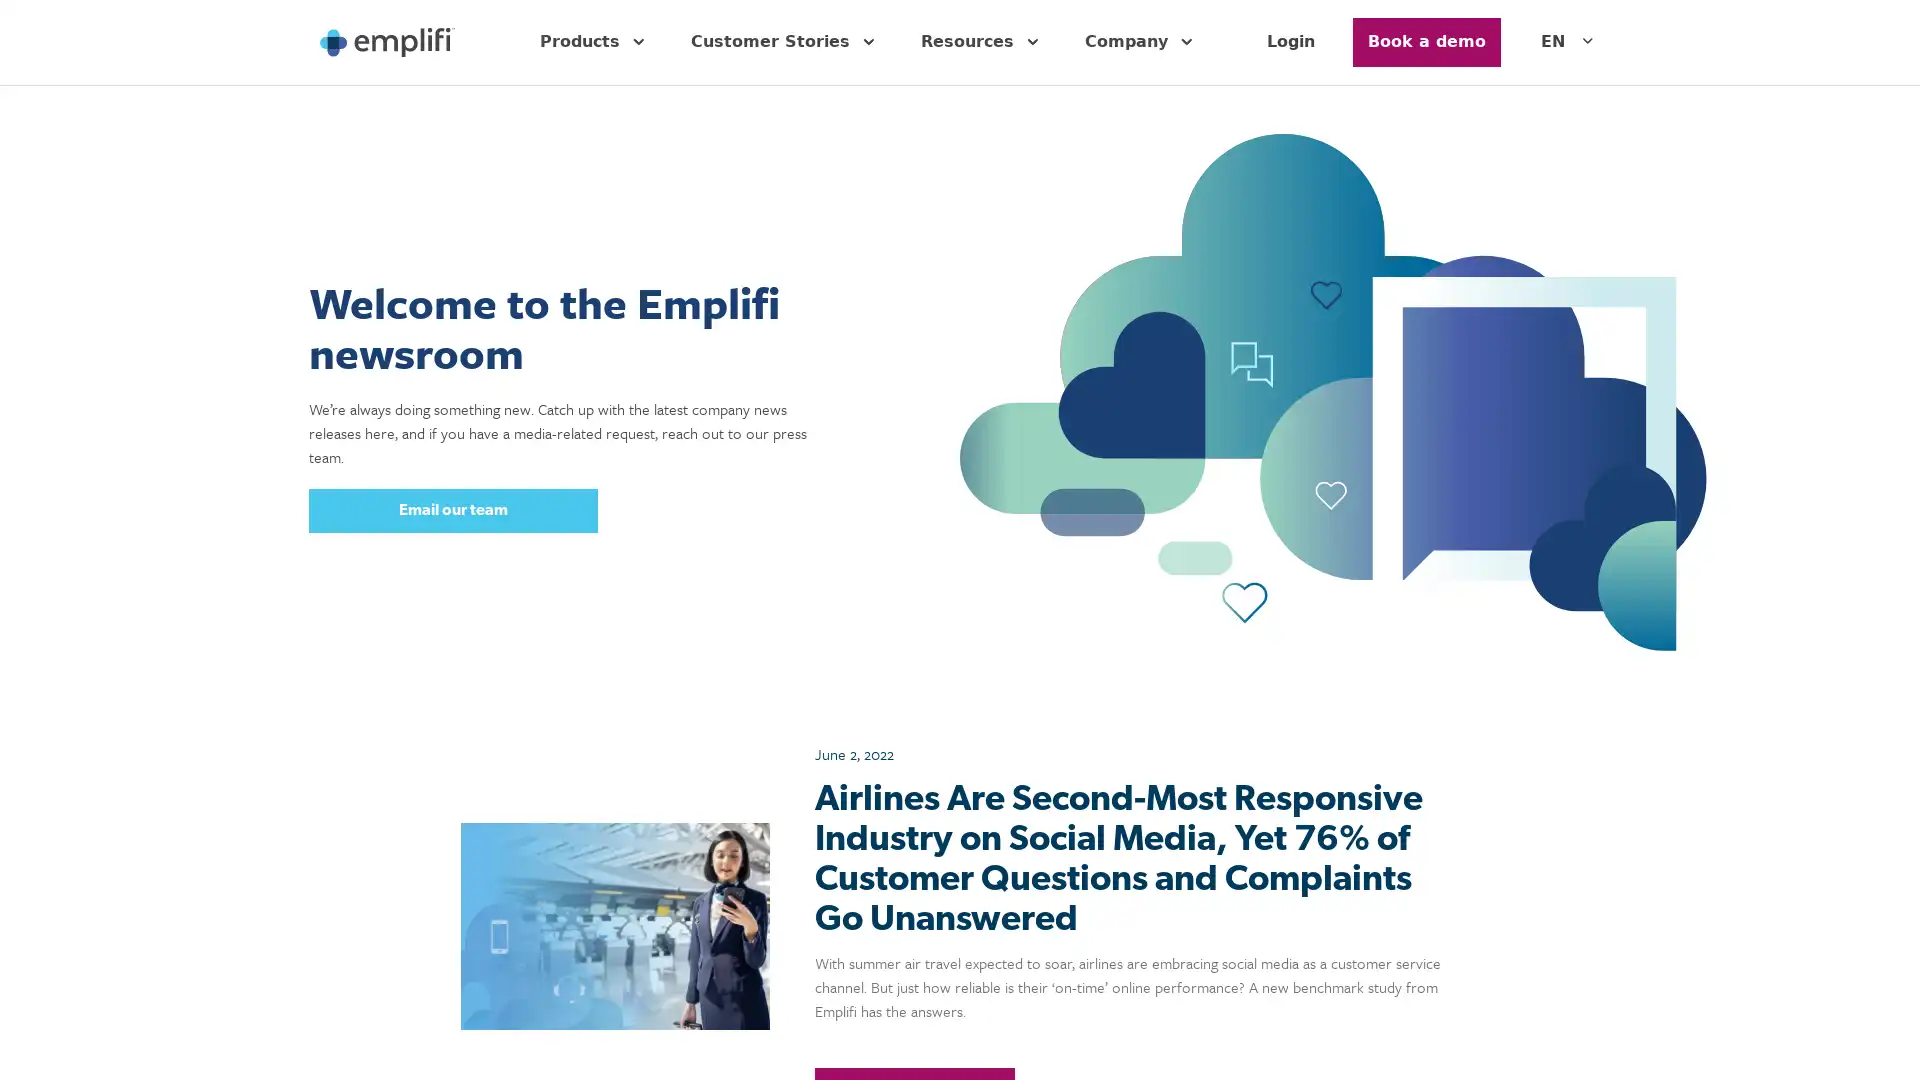 This screenshot has width=1920, height=1080. I want to click on Button, so click(1425, 42).